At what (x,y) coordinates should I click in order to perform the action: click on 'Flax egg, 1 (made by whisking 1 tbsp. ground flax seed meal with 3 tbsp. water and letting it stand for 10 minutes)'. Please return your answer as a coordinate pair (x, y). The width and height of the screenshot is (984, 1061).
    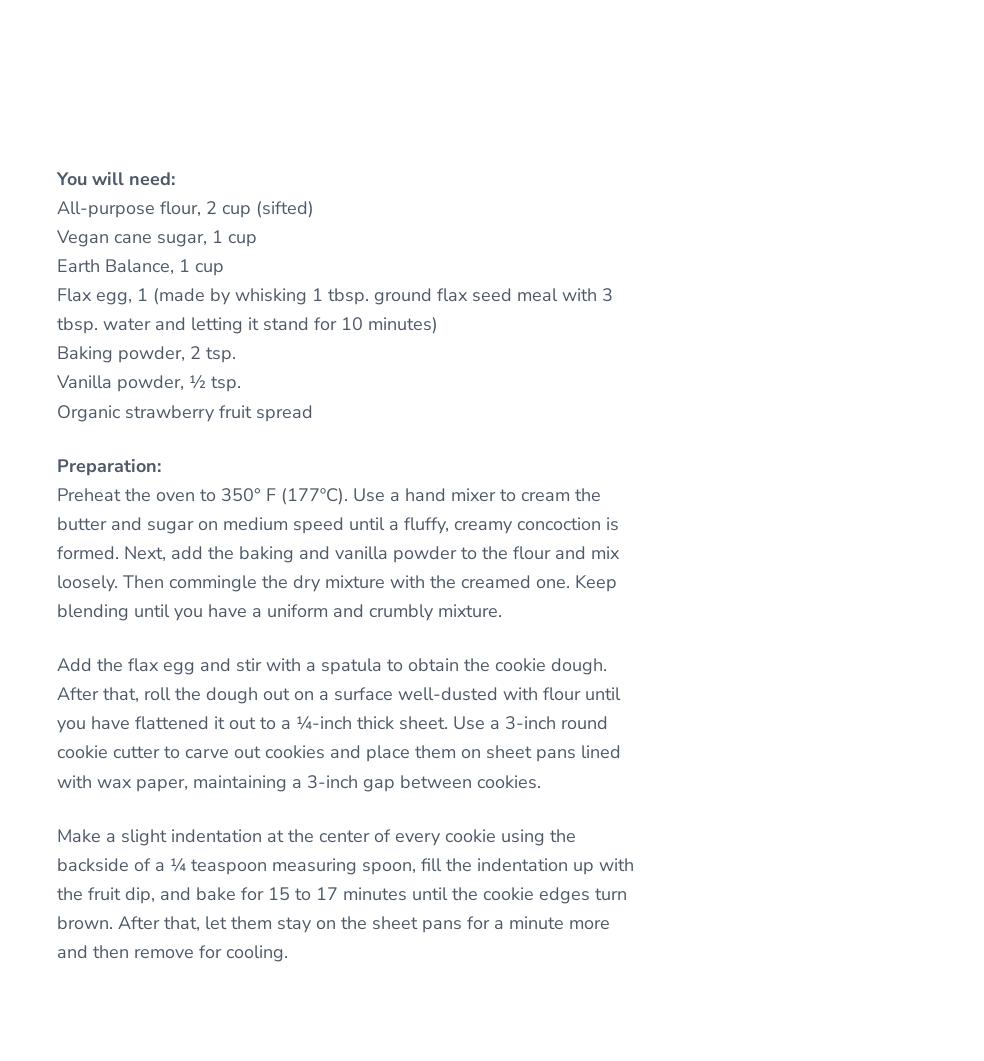
    Looking at the image, I should click on (55, 308).